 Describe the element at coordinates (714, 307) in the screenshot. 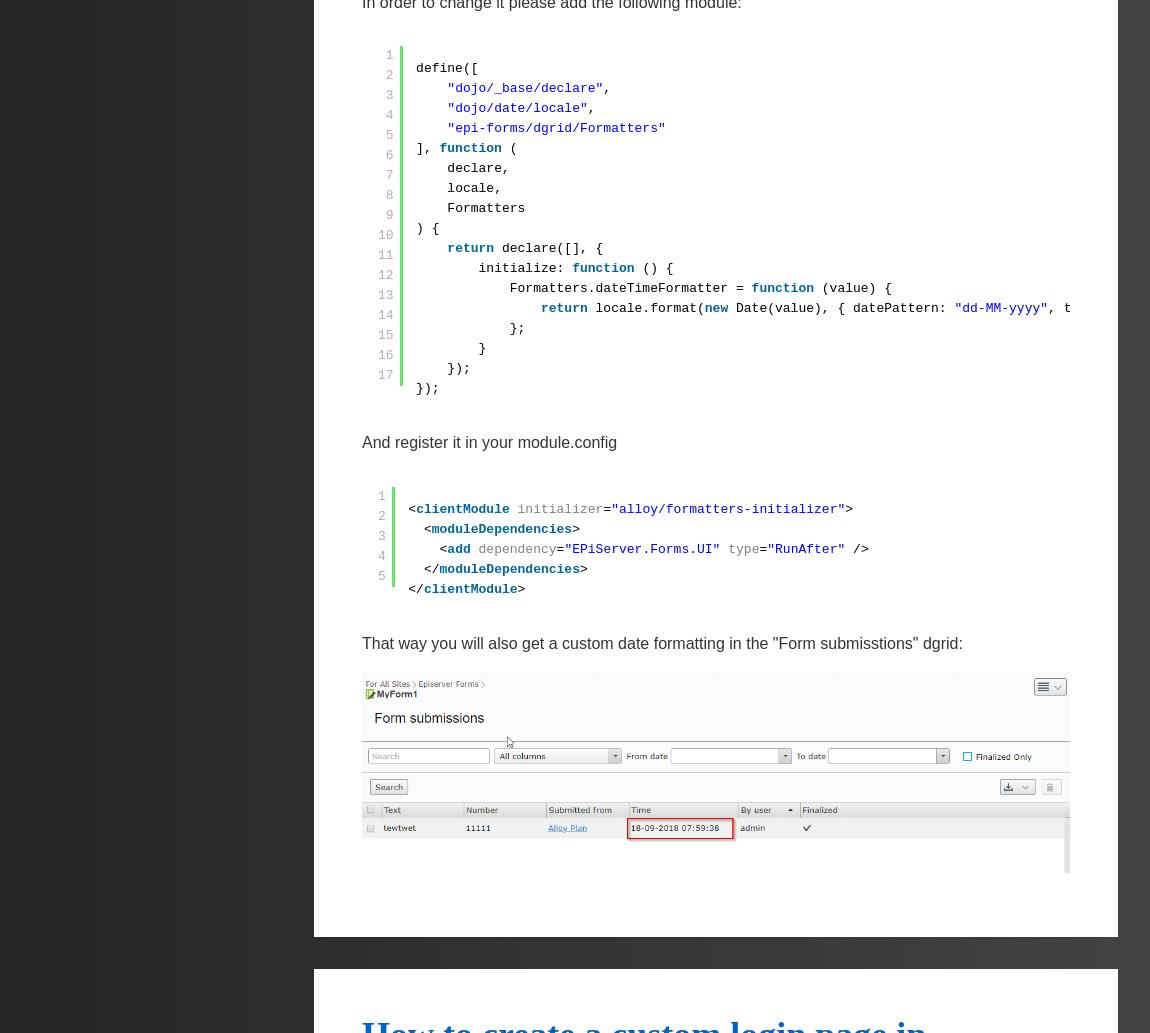

I see `'new'` at that location.